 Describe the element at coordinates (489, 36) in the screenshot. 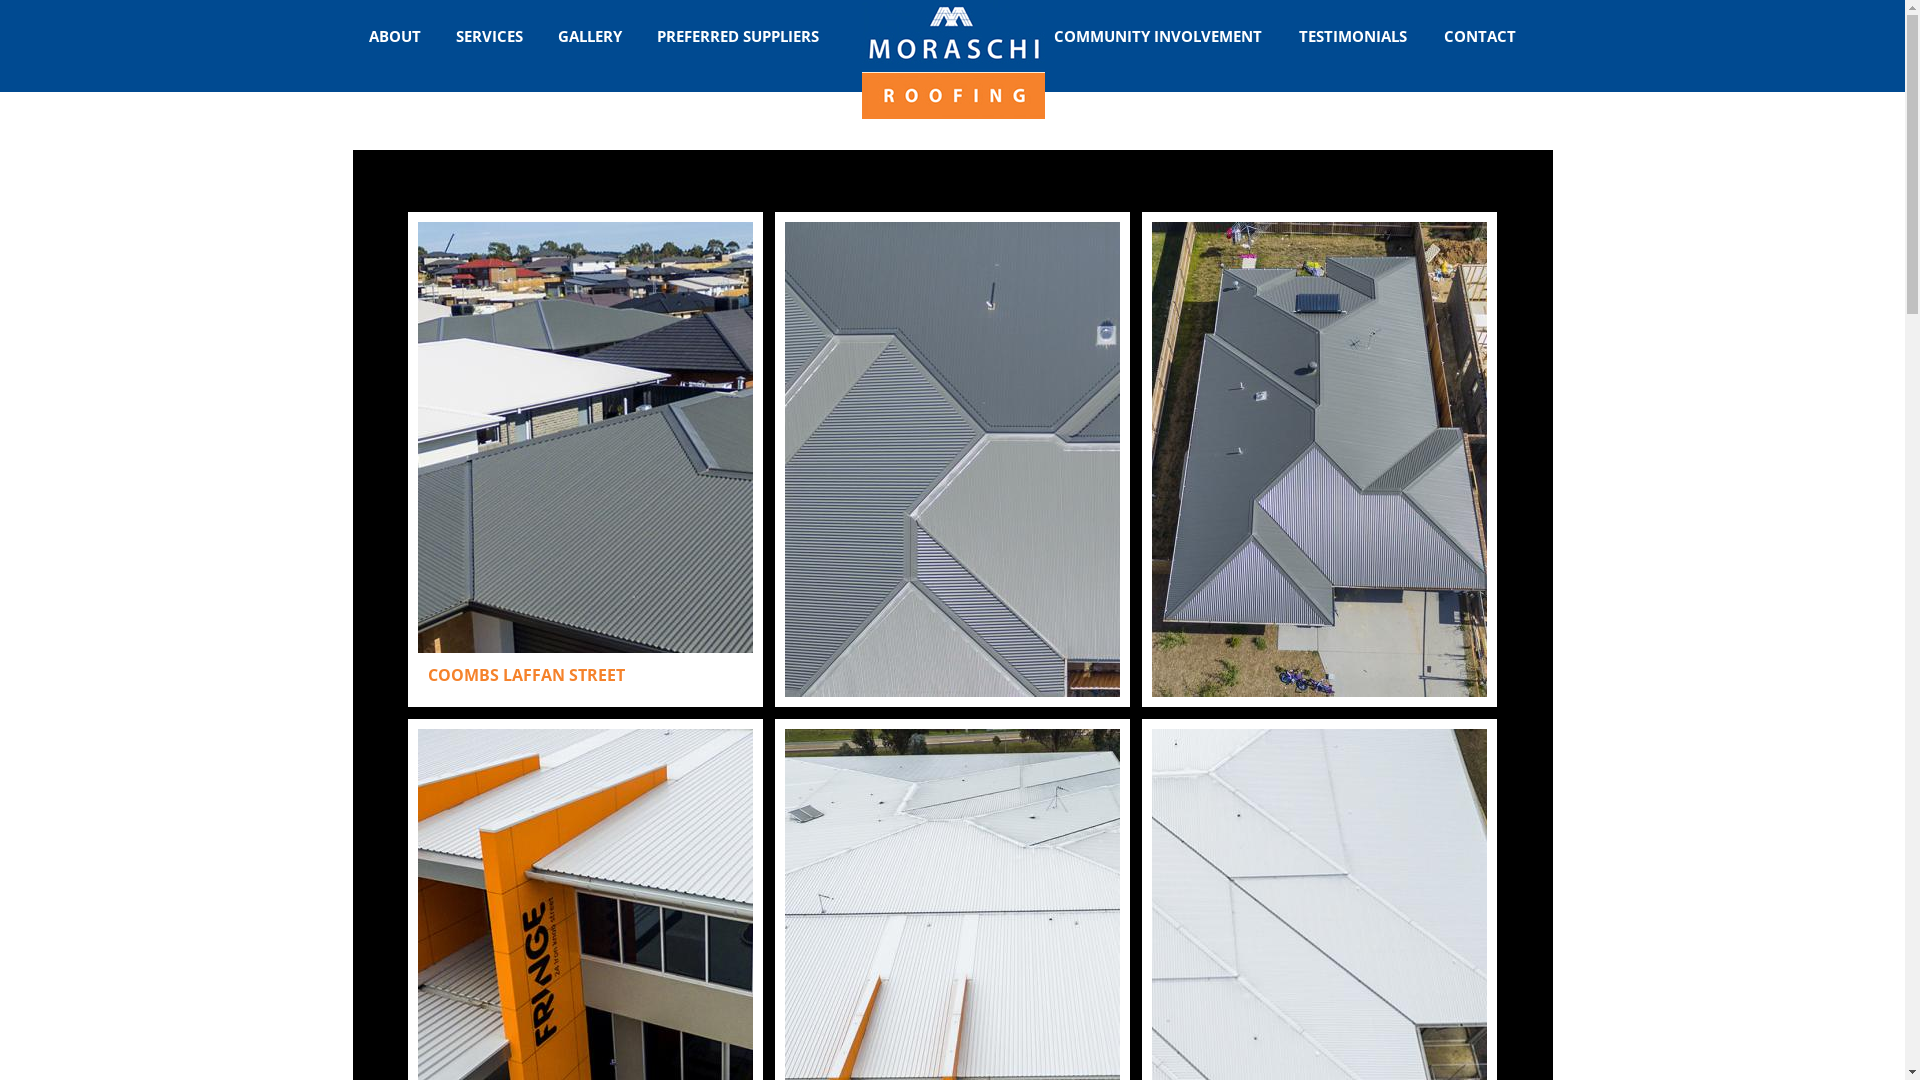

I see `'SERVICES'` at that location.